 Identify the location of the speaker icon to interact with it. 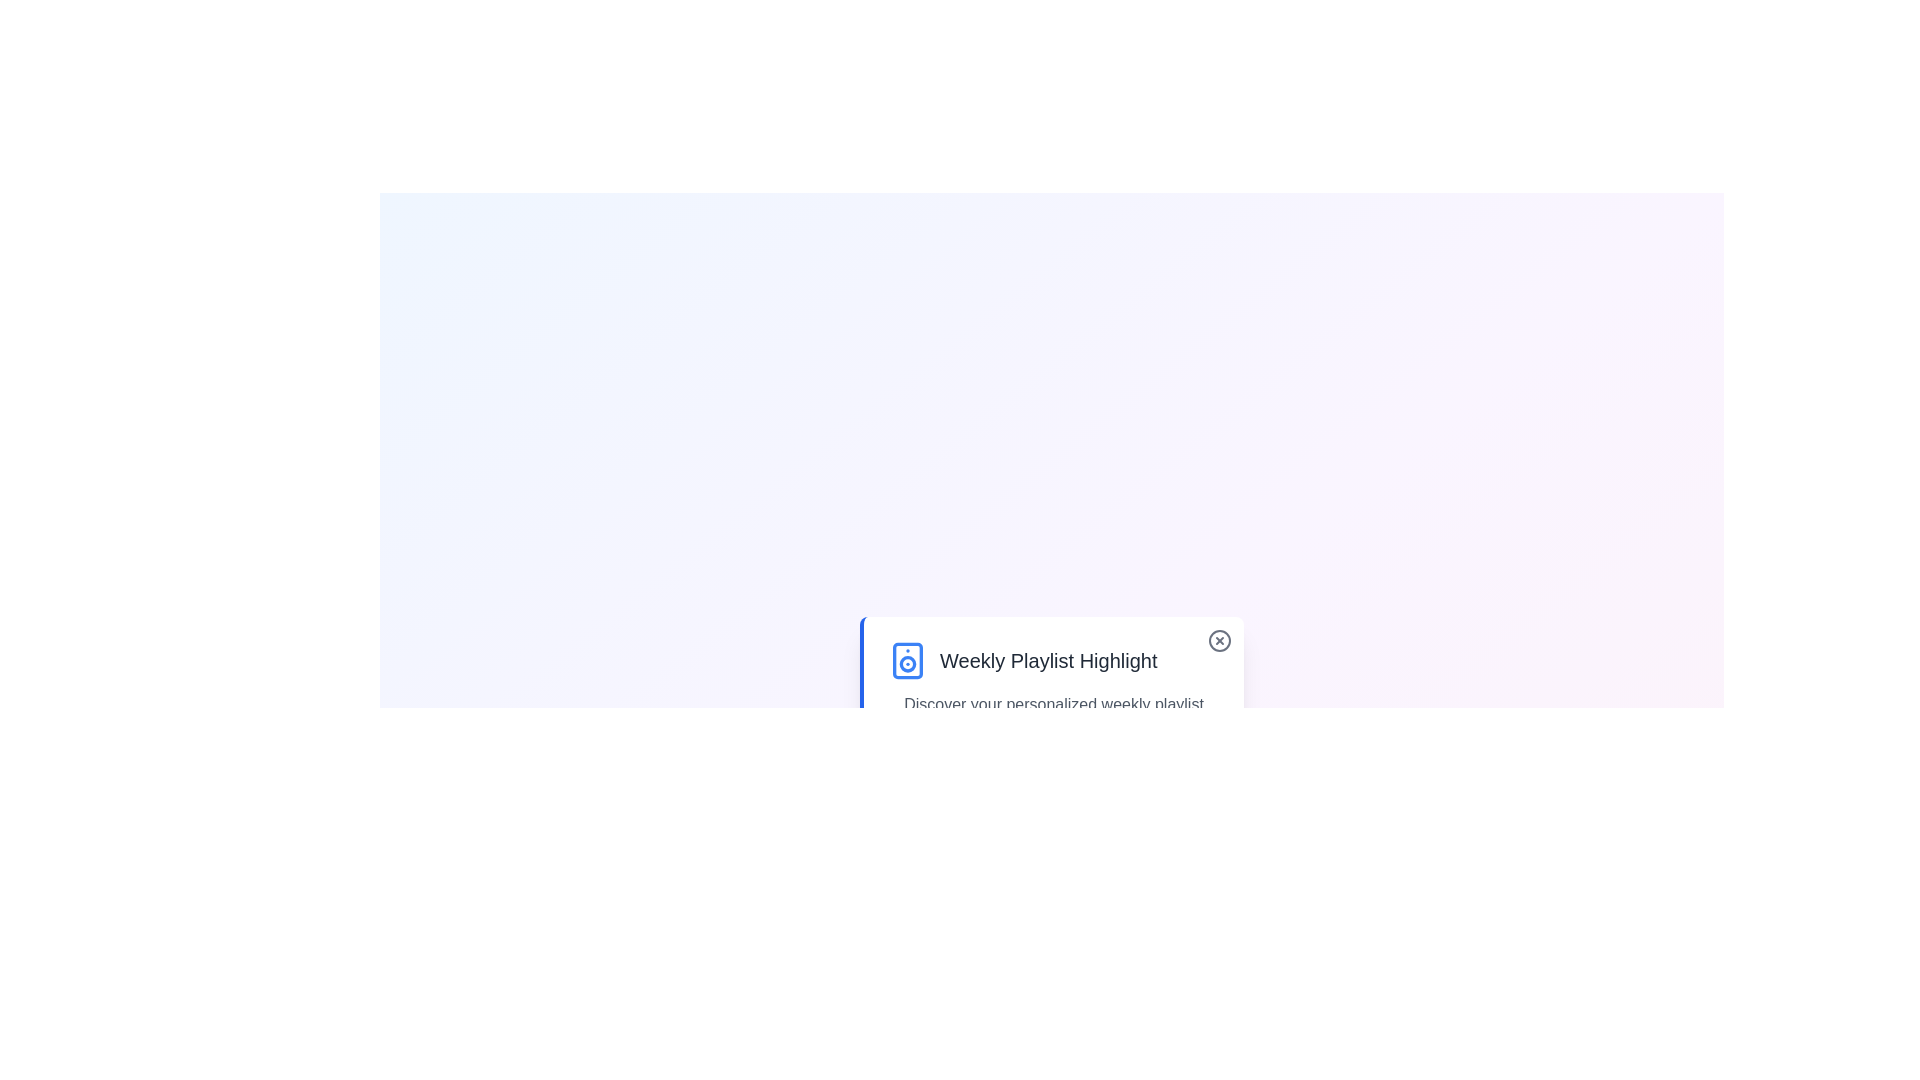
(906, 660).